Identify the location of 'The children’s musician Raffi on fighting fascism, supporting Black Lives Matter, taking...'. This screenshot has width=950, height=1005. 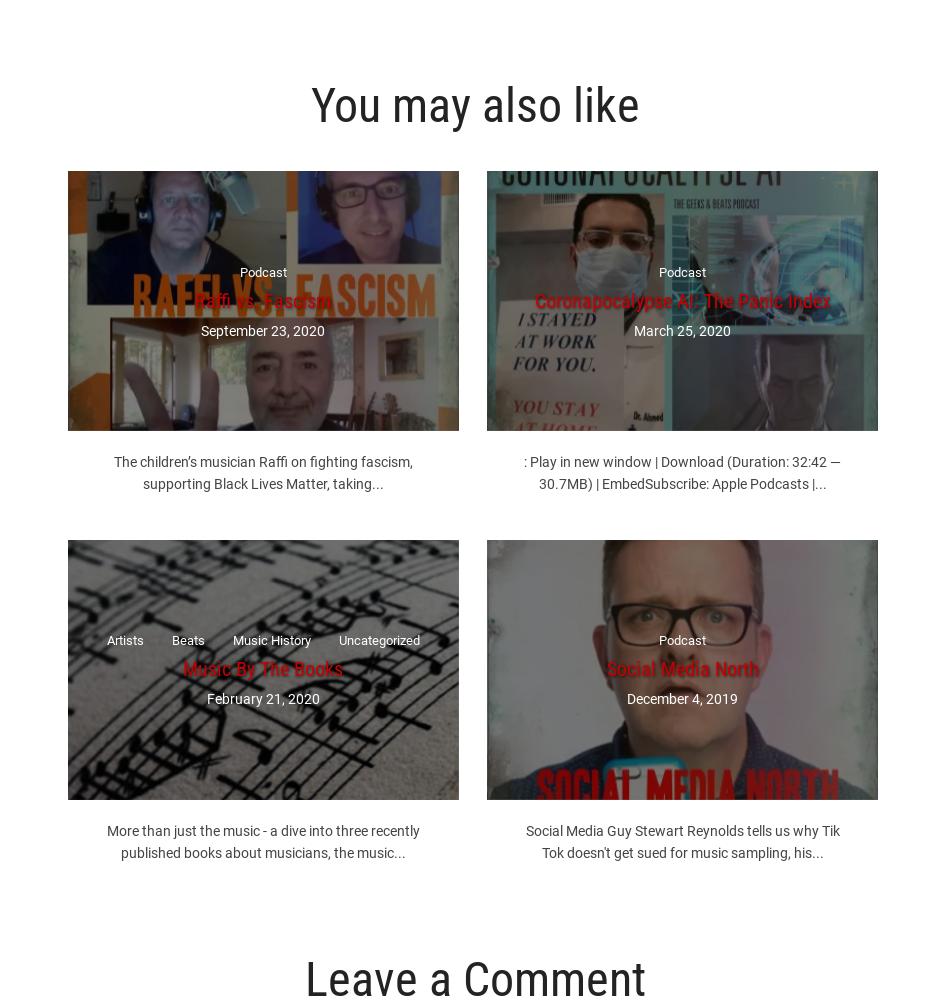
(261, 472).